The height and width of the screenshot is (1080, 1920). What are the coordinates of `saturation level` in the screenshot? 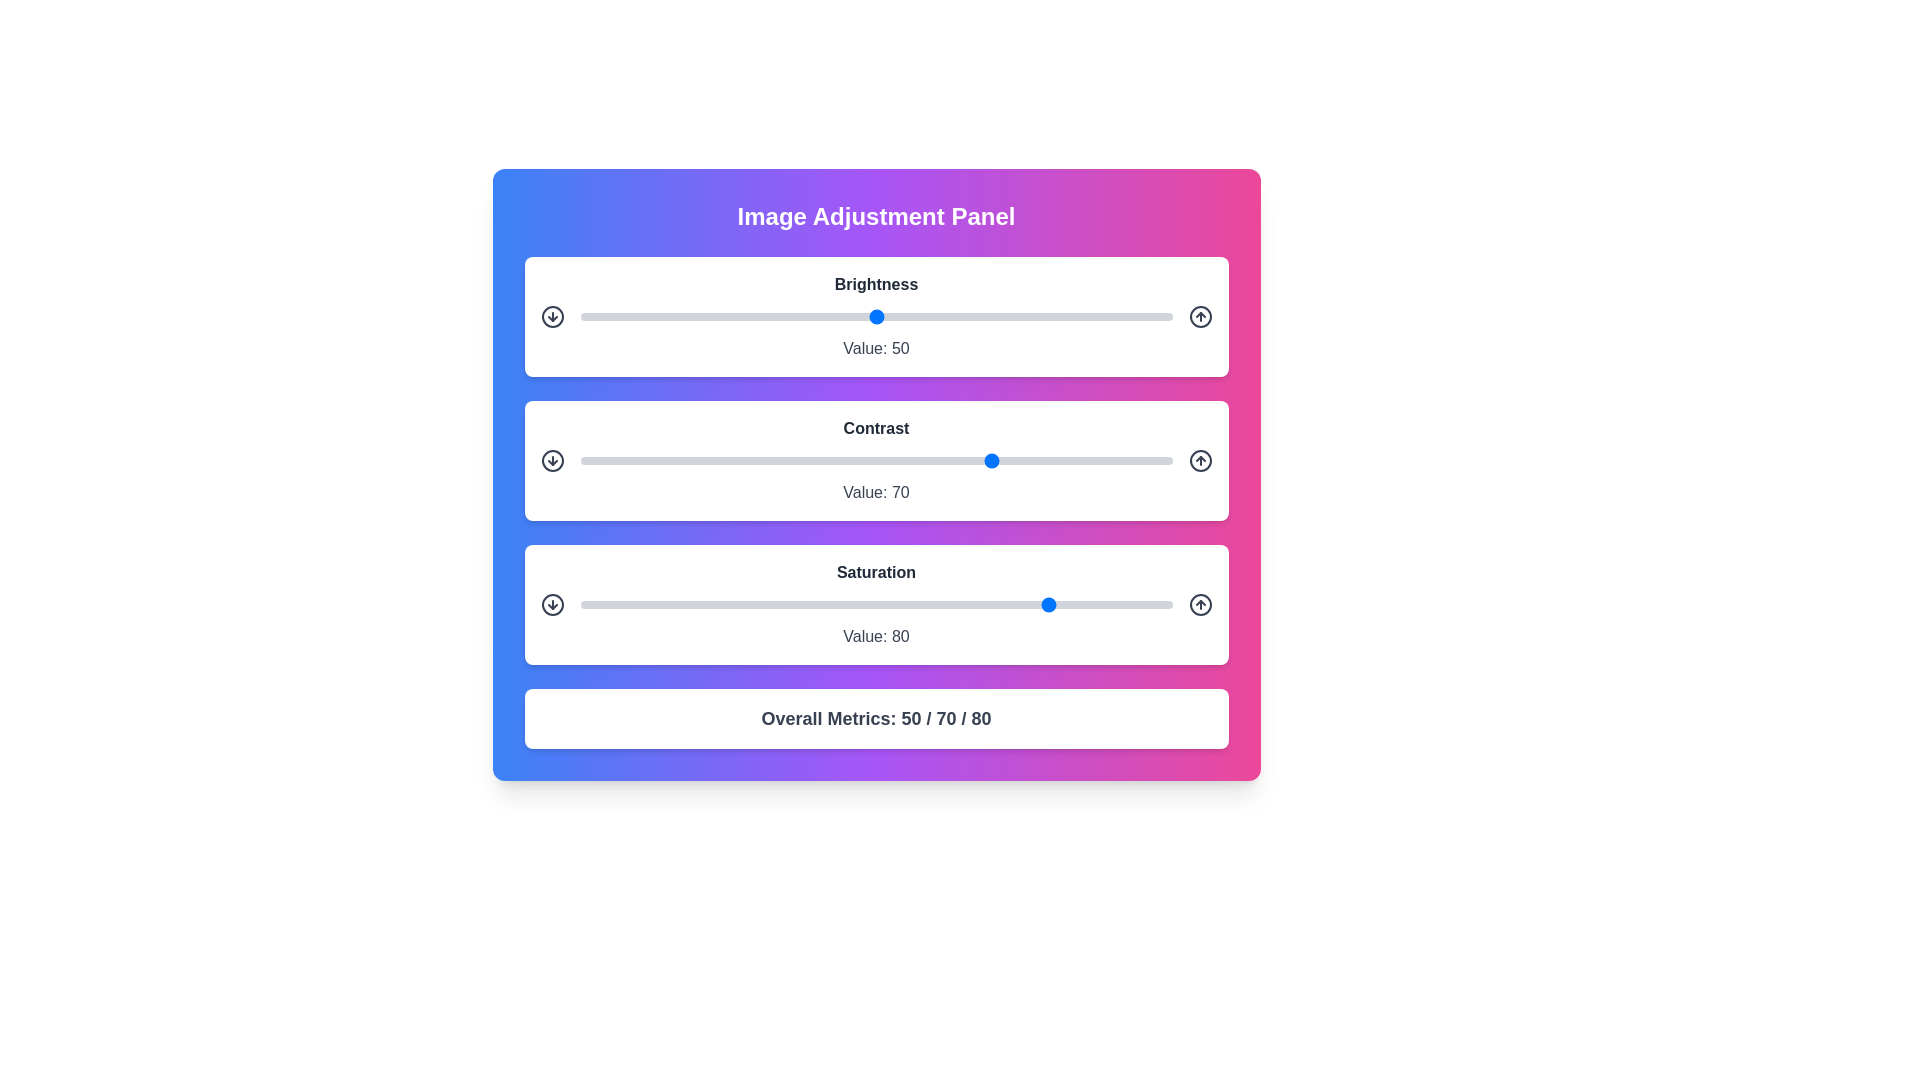 It's located at (651, 604).